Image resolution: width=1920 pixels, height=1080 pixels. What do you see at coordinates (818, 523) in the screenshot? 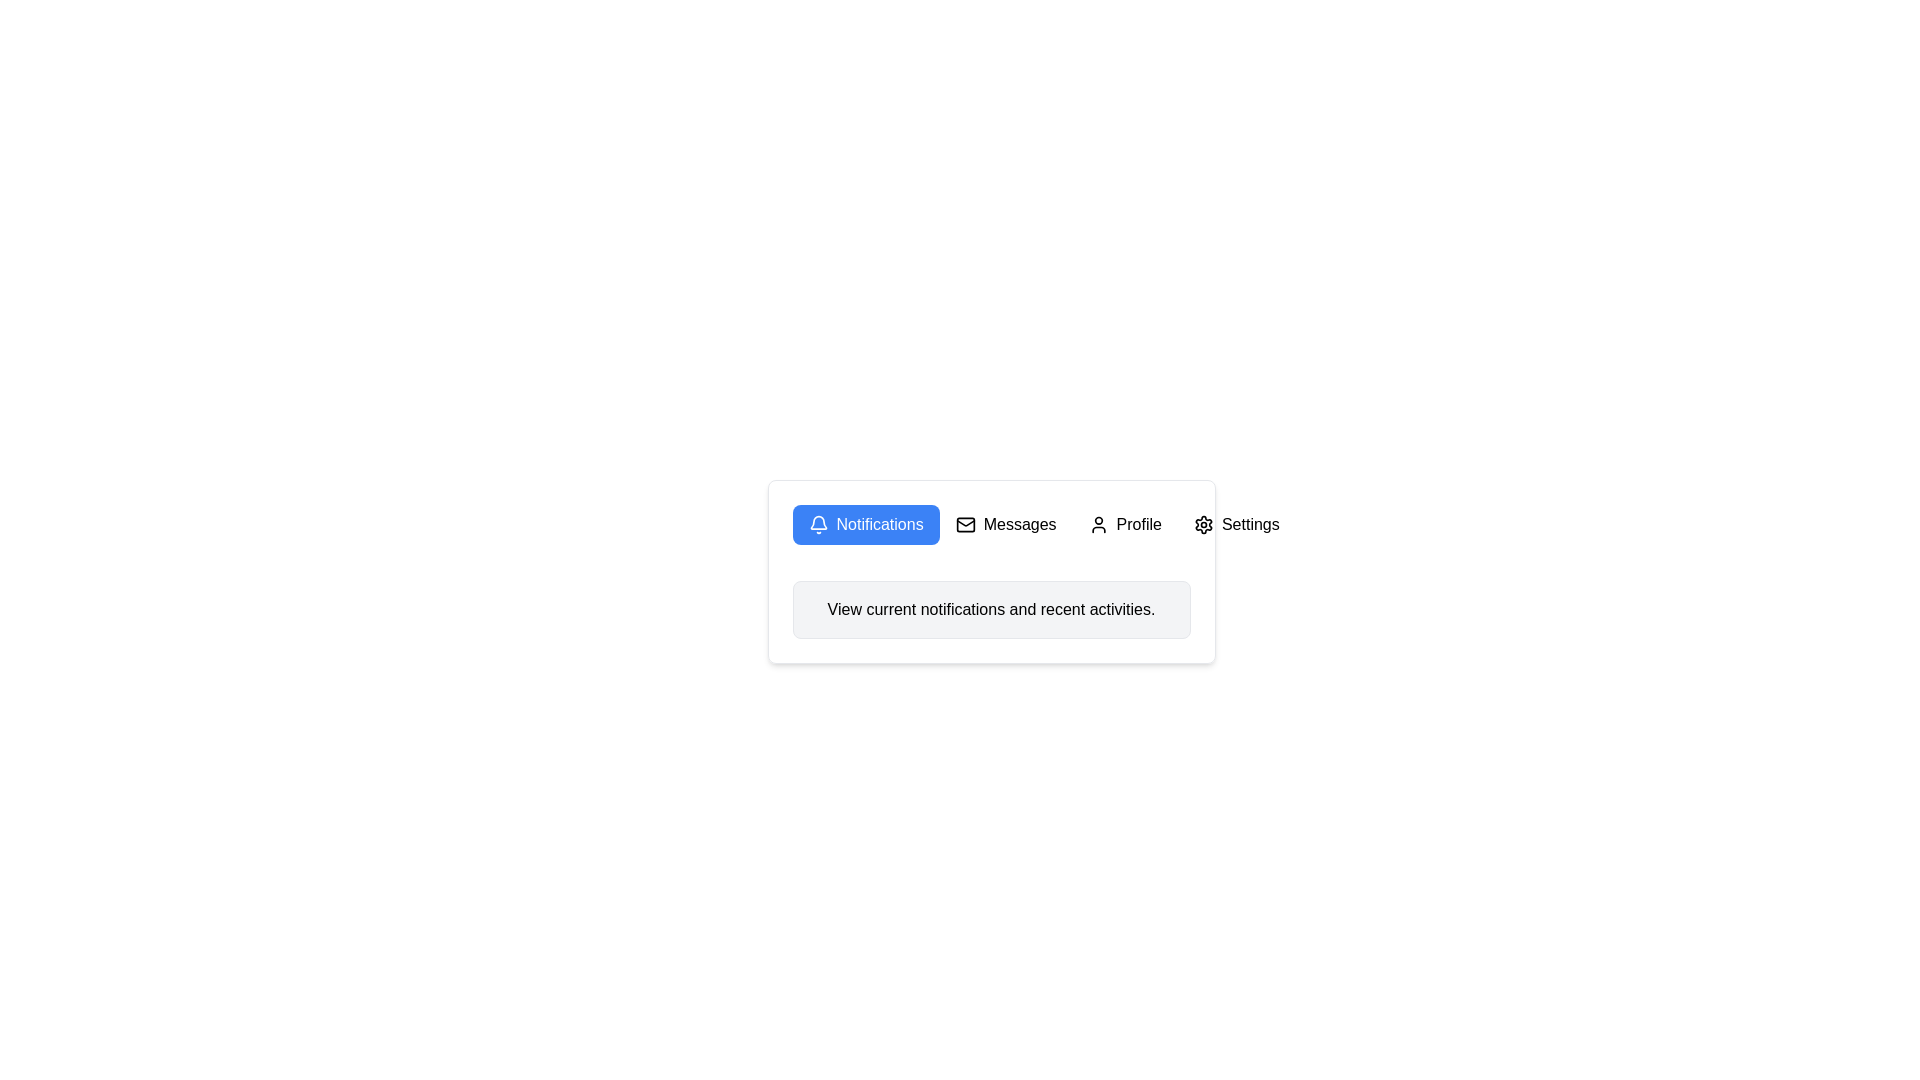
I see `the stylized bell icon located at the leftmost side of the blue 'Notifications' button` at bounding box center [818, 523].